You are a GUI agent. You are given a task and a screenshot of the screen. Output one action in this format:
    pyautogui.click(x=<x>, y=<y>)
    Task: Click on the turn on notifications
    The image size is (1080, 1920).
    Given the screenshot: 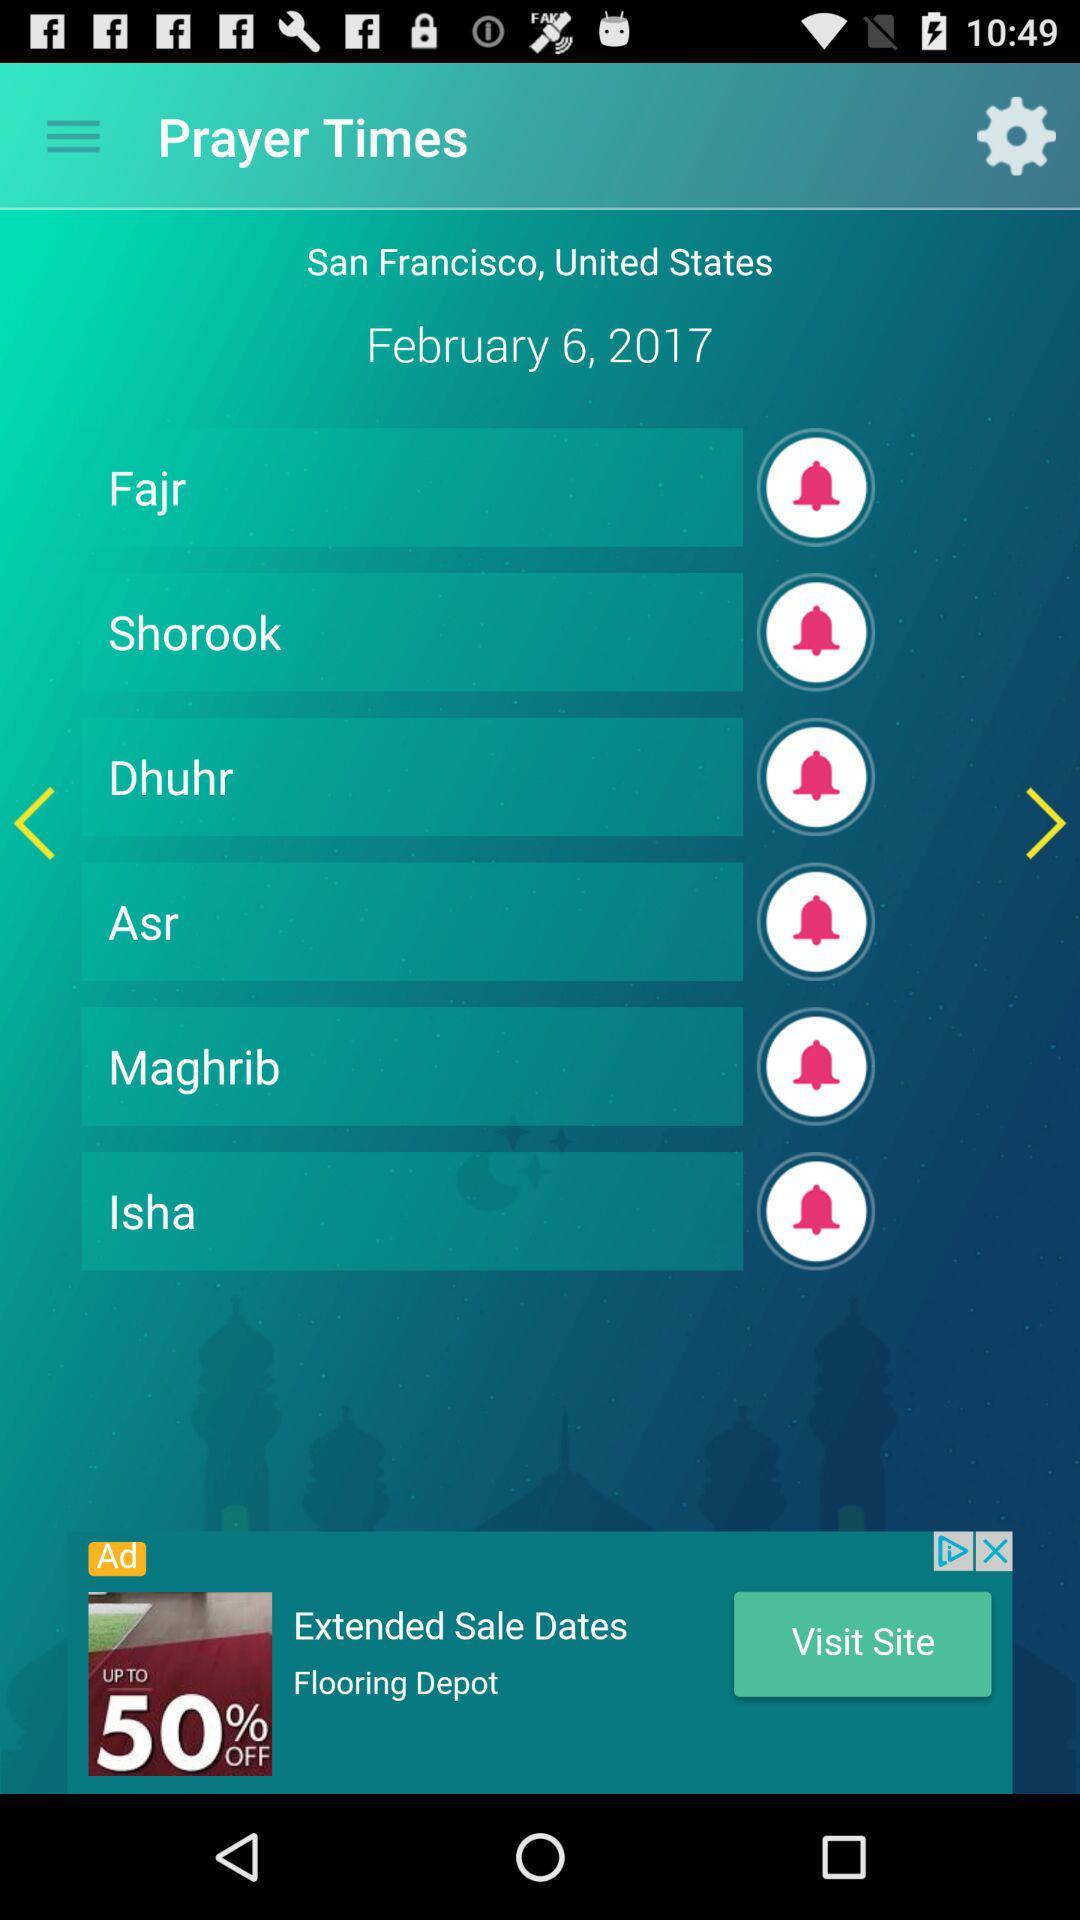 What is the action you would take?
    pyautogui.click(x=816, y=1065)
    